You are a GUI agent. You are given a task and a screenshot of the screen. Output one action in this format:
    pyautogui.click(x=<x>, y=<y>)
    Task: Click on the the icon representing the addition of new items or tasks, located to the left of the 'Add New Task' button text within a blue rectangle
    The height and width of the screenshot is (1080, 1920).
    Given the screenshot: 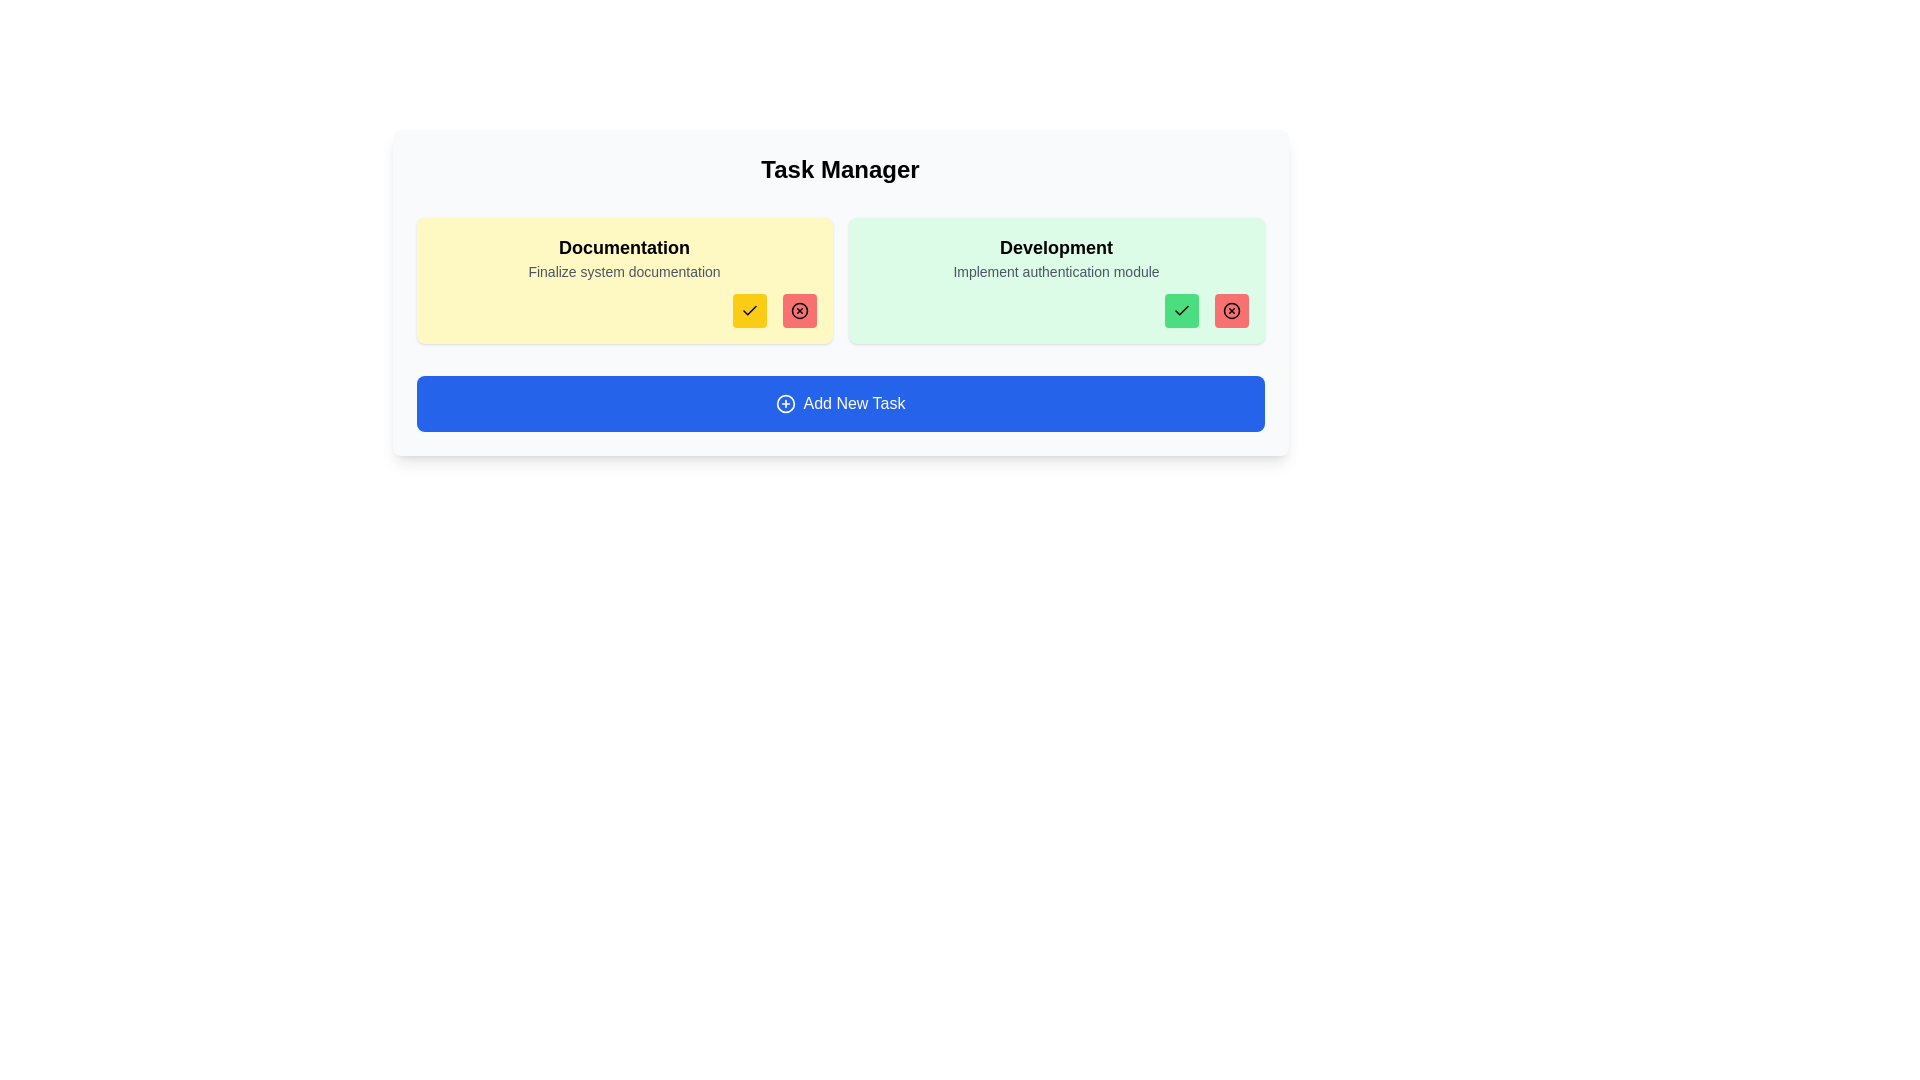 What is the action you would take?
    pyautogui.click(x=784, y=404)
    